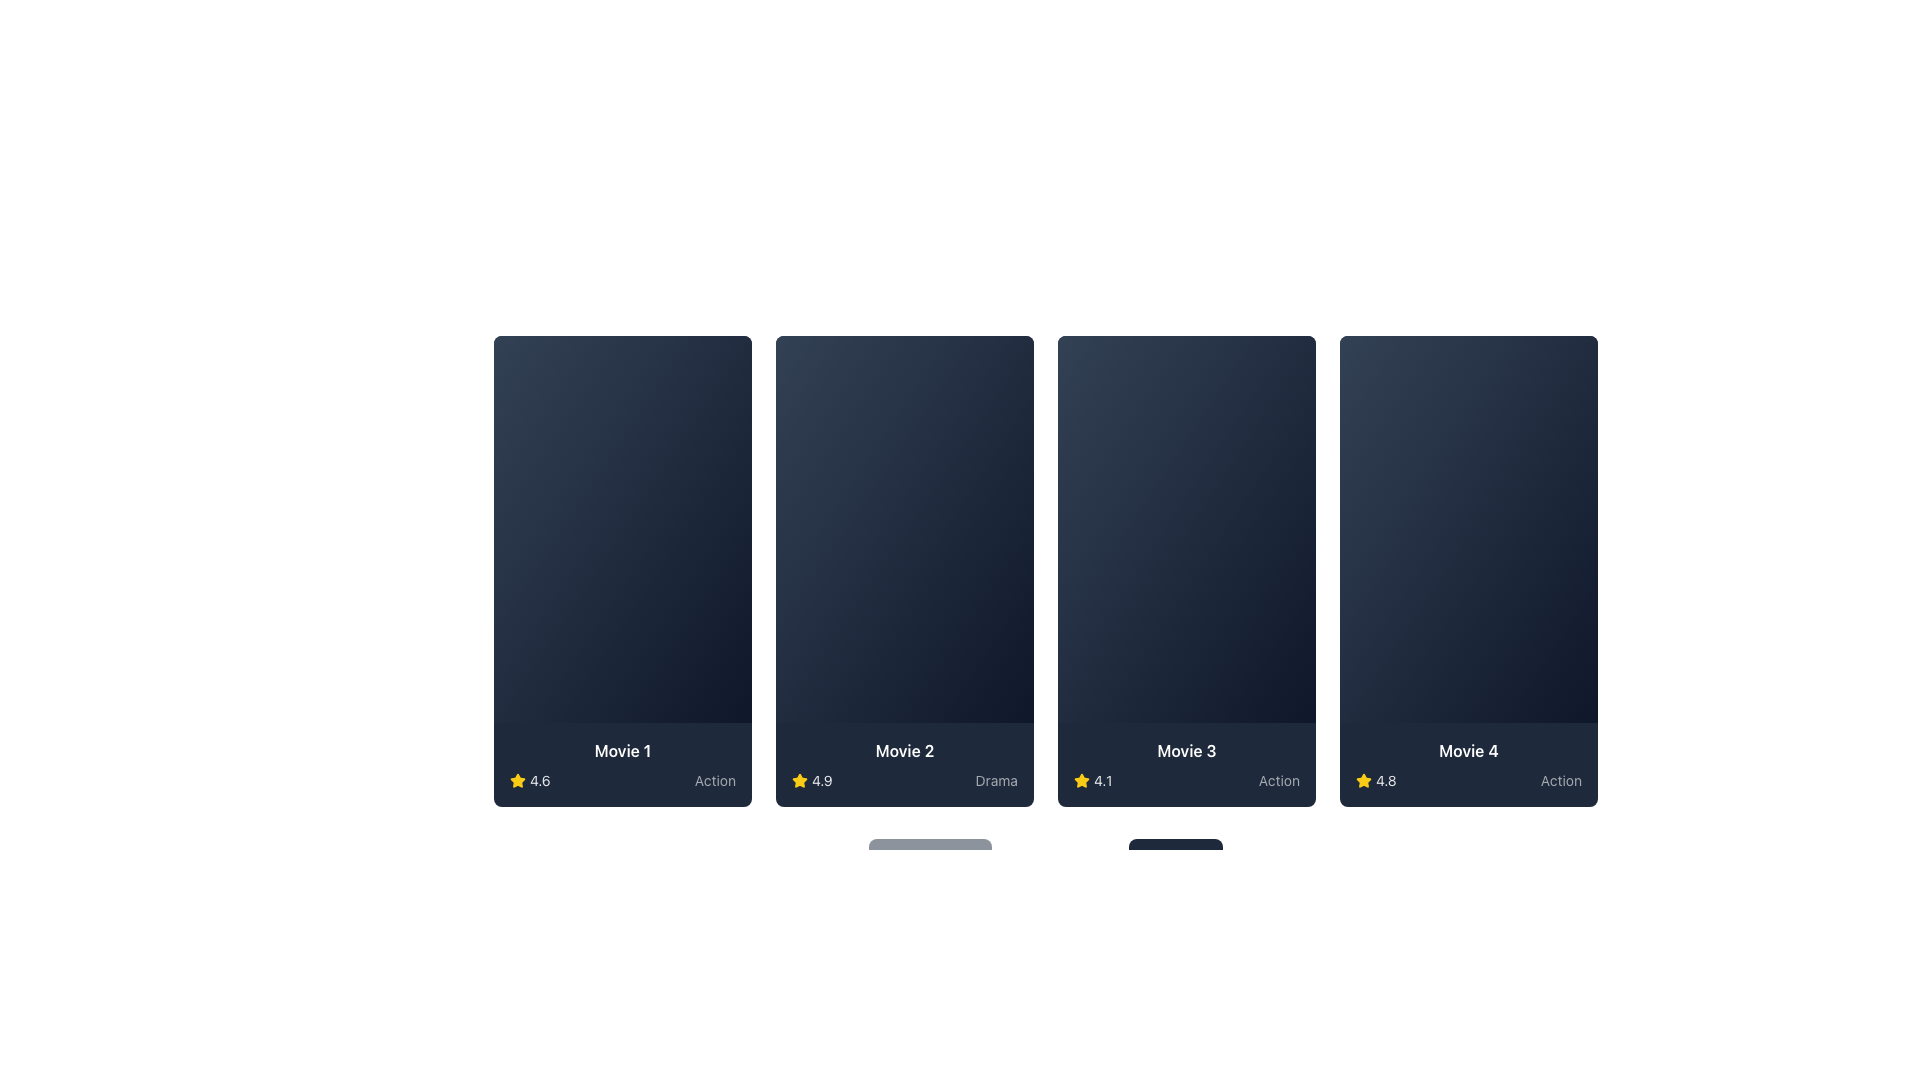 This screenshot has height=1080, width=1920. What do you see at coordinates (1080, 779) in the screenshot?
I see `the star icon indicating a rating value of '4.1' located at the bottom part of the 'Movie 3' card` at bounding box center [1080, 779].